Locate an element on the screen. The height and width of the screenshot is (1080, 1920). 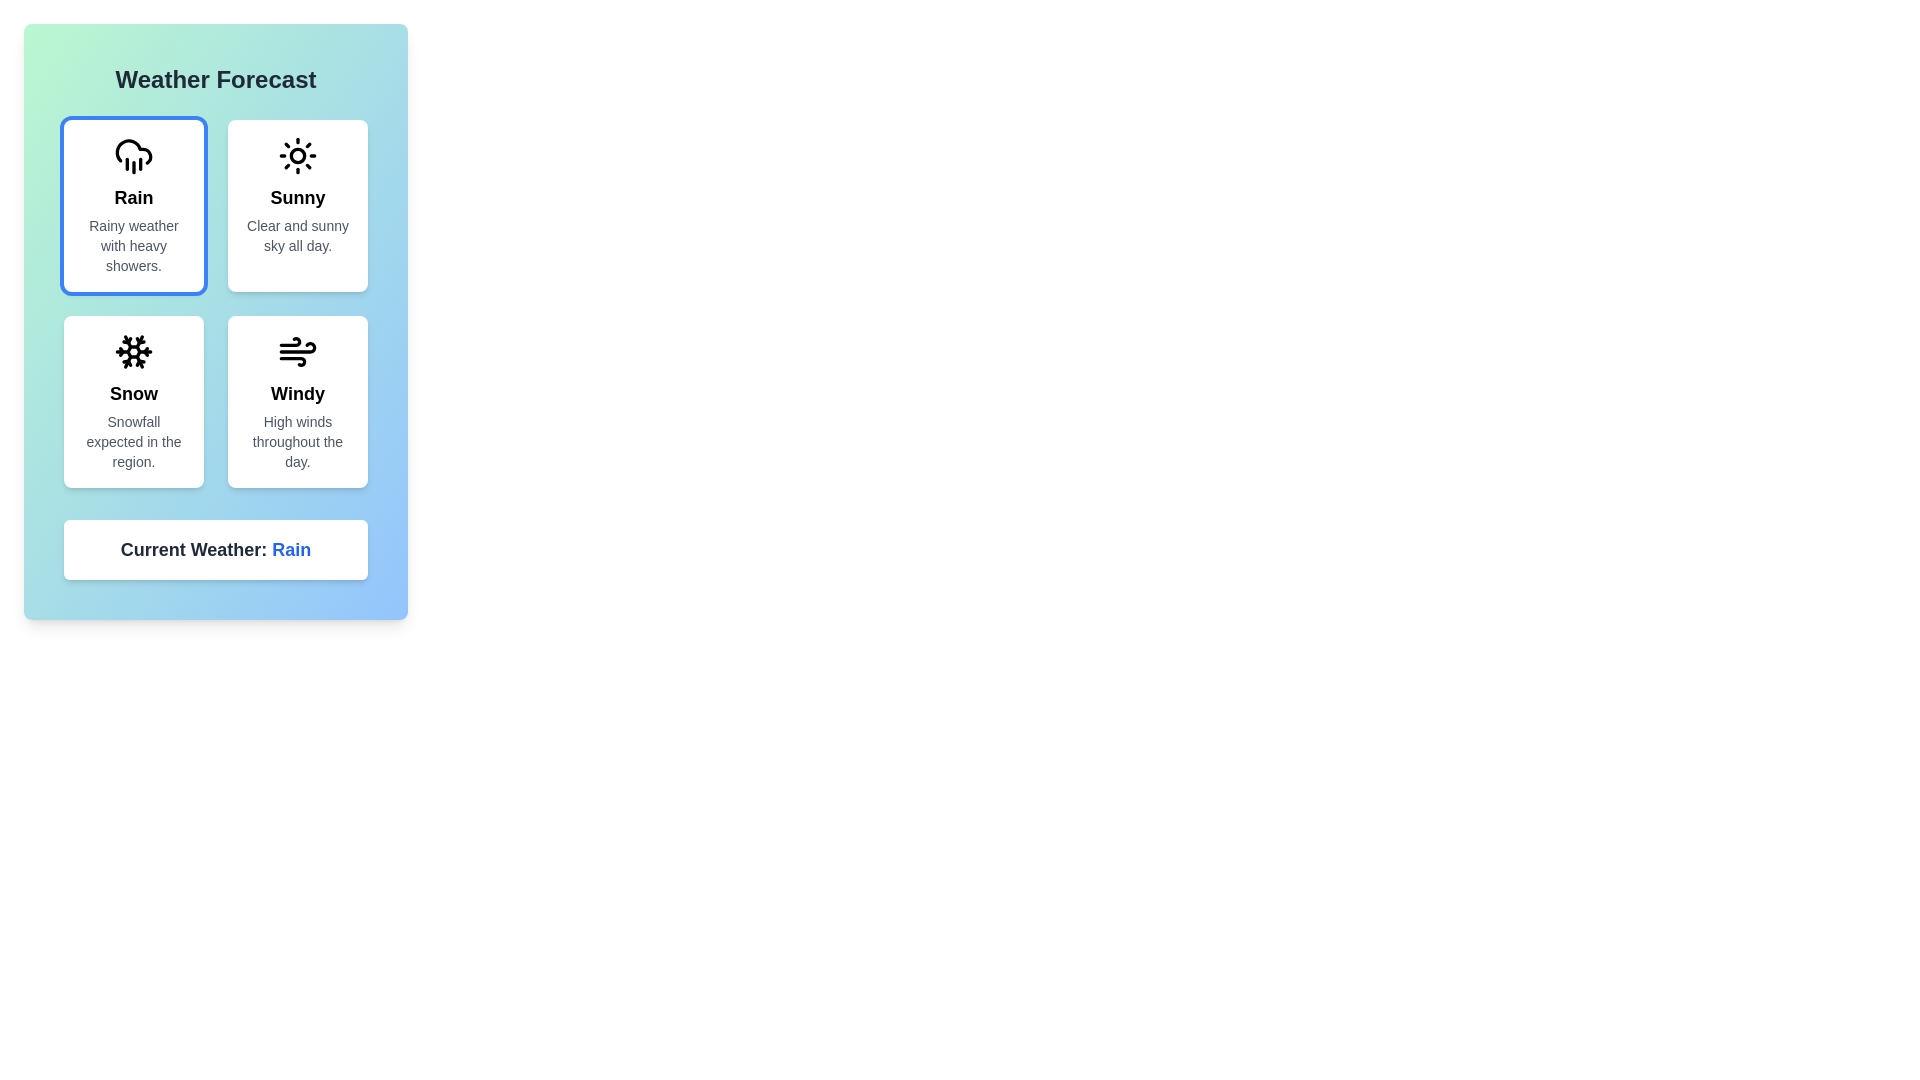
the wind icon, which is a stylized representation with three curved lines and dots, located at the top of the card labeled 'Windy' is located at coordinates (296, 350).